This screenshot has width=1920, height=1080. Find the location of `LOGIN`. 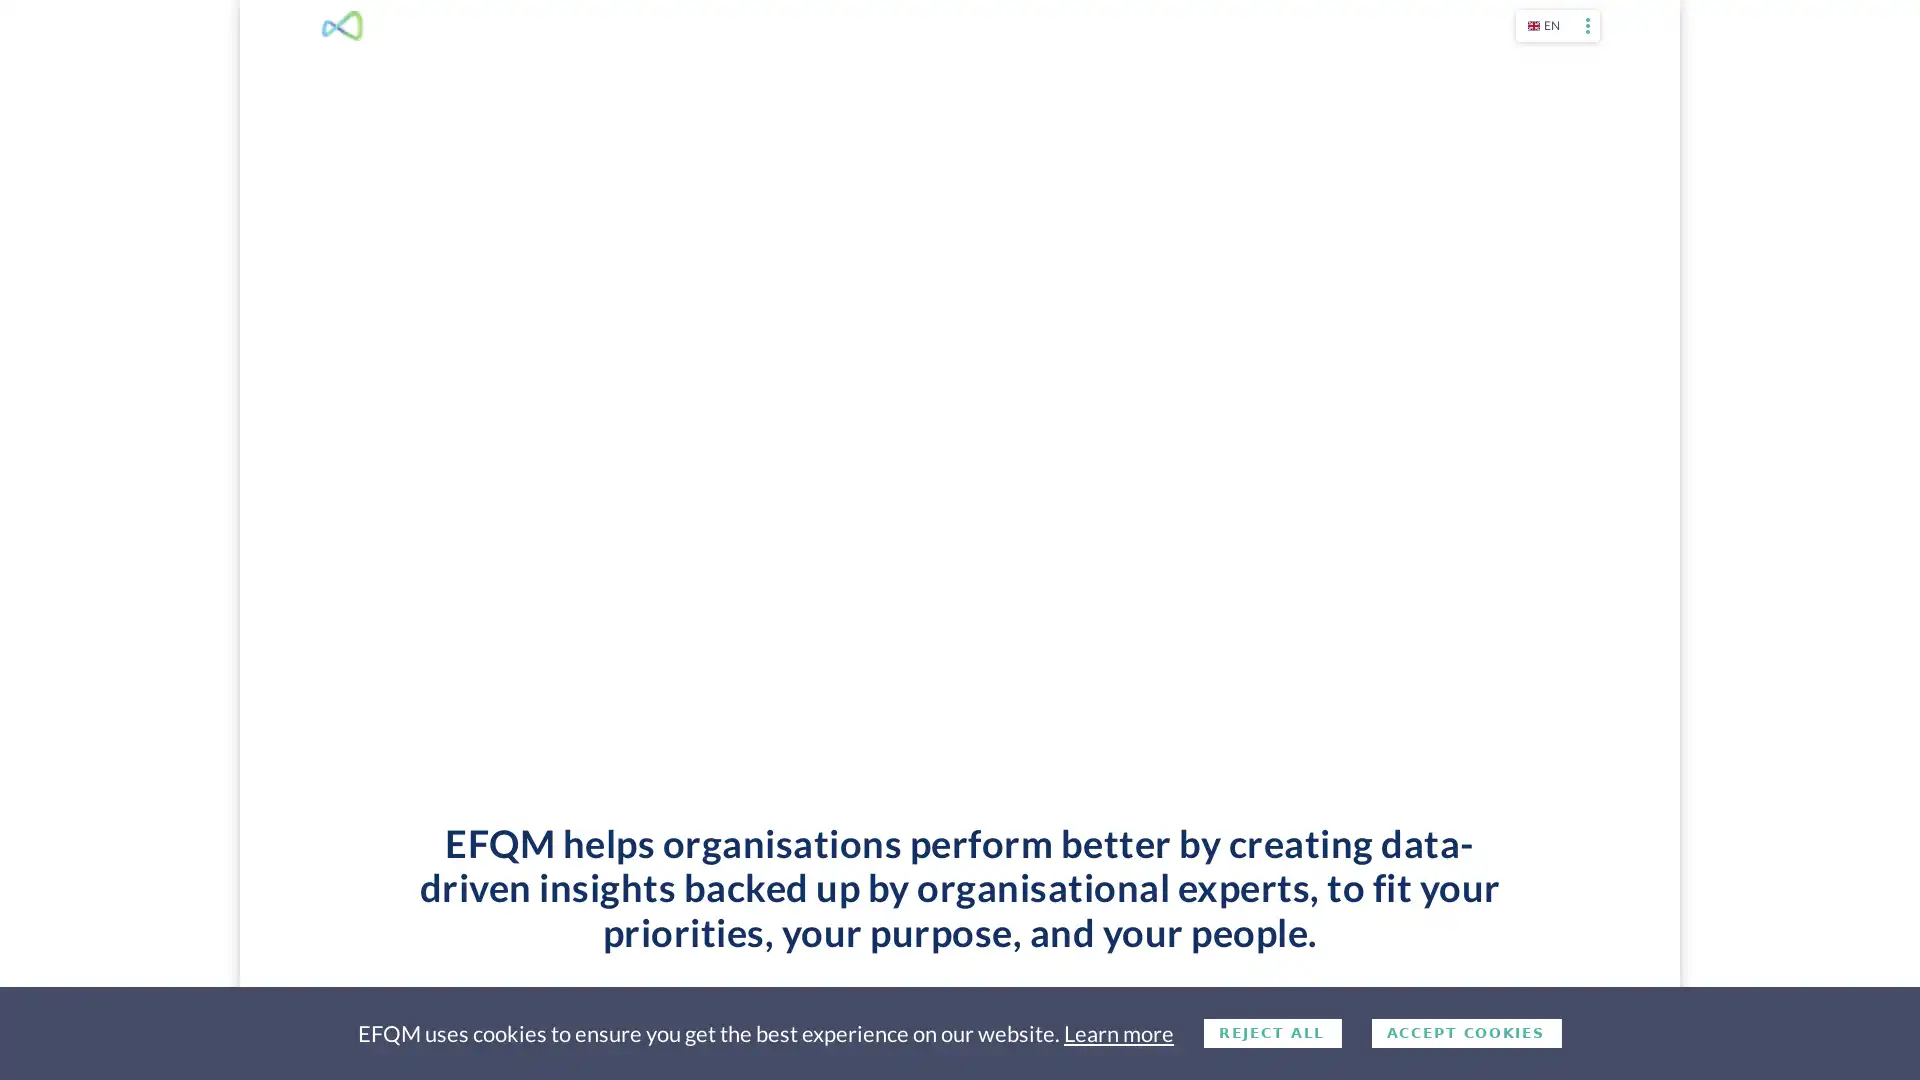

LOGIN is located at coordinates (1468, 26).